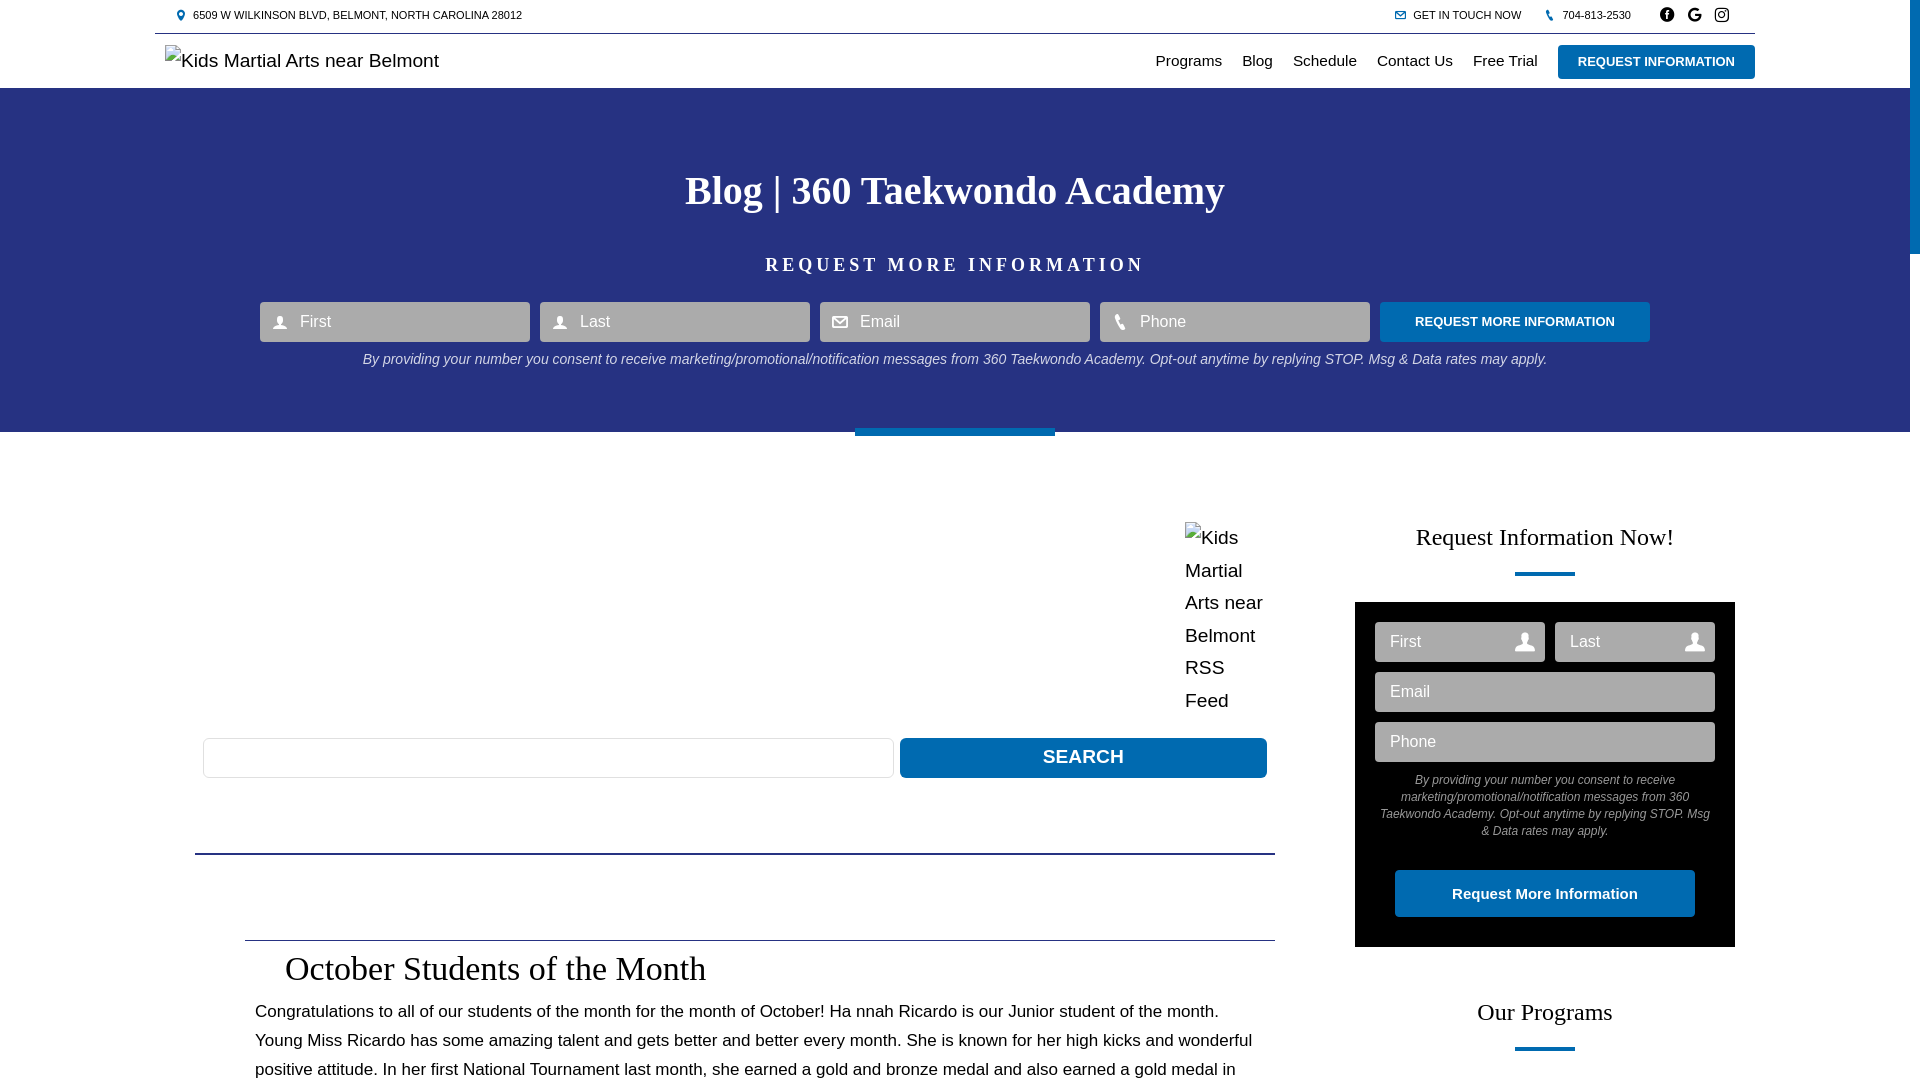 Image resolution: width=1920 pixels, height=1080 pixels. What do you see at coordinates (1515, 320) in the screenshot?
I see `'Request More Information'` at bounding box center [1515, 320].